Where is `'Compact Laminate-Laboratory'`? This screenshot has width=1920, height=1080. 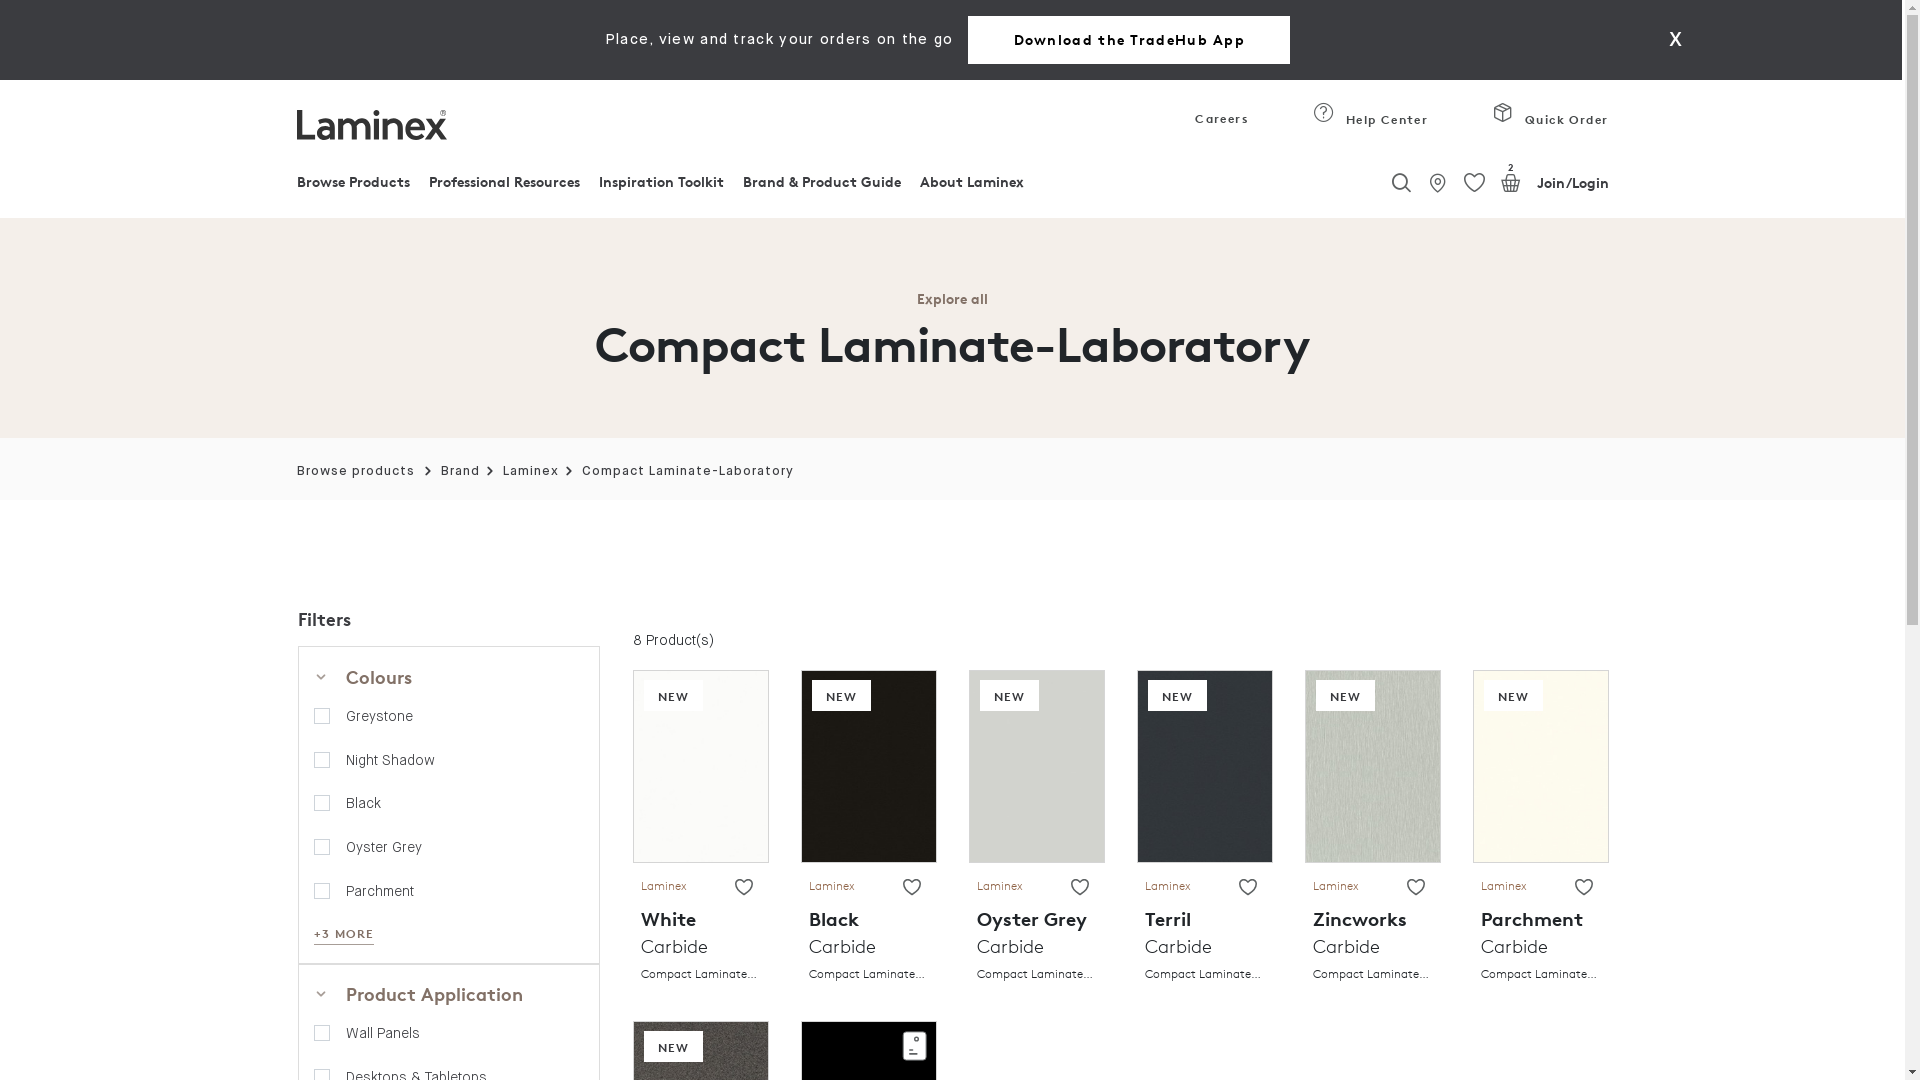 'Compact Laminate-Laboratory' is located at coordinates (687, 471).